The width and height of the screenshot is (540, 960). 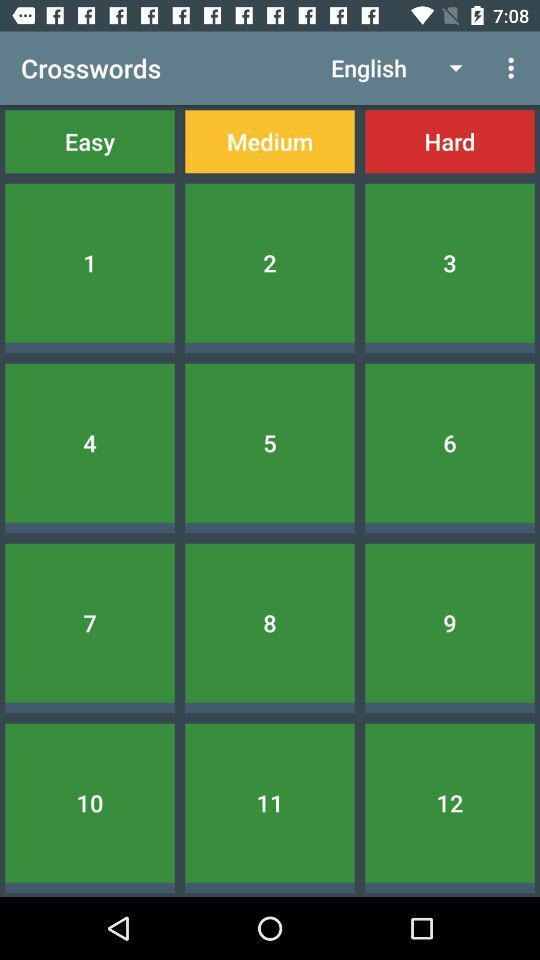 What do you see at coordinates (270, 622) in the screenshot?
I see `8 item` at bounding box center [270, 622].